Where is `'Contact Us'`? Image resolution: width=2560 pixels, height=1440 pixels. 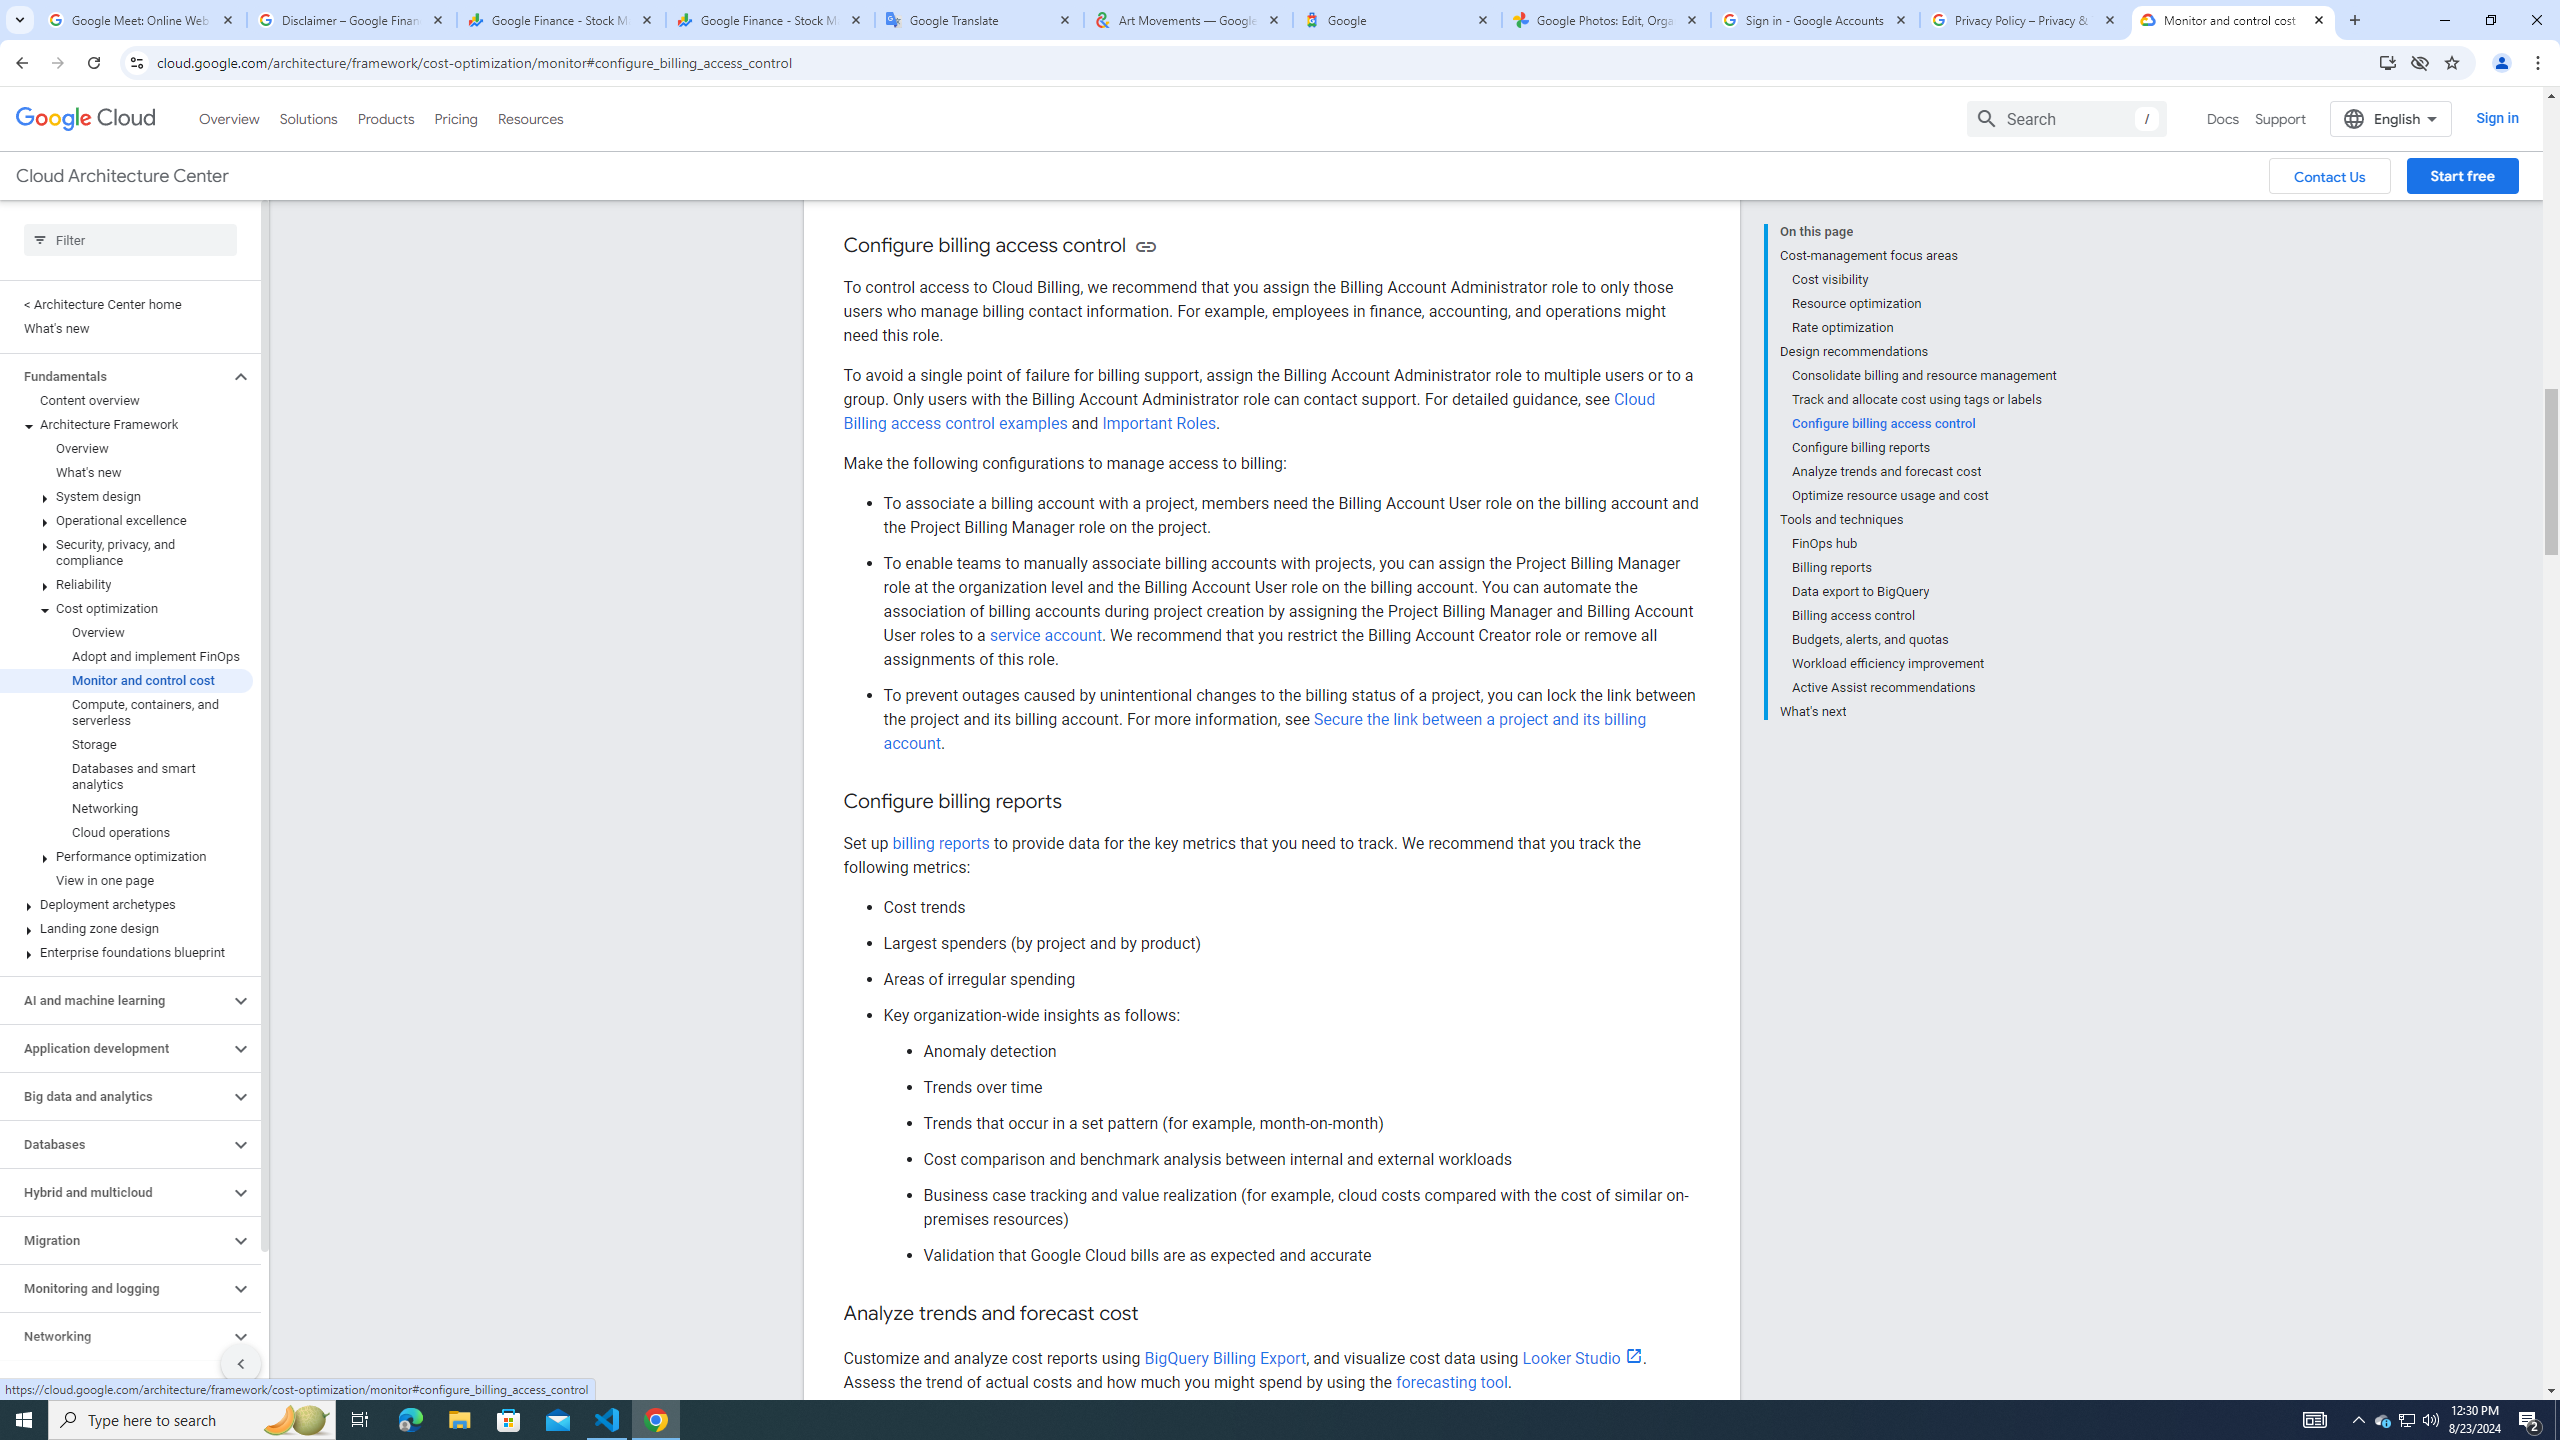
'Contact Us' is located at coordinates (2328, 176).